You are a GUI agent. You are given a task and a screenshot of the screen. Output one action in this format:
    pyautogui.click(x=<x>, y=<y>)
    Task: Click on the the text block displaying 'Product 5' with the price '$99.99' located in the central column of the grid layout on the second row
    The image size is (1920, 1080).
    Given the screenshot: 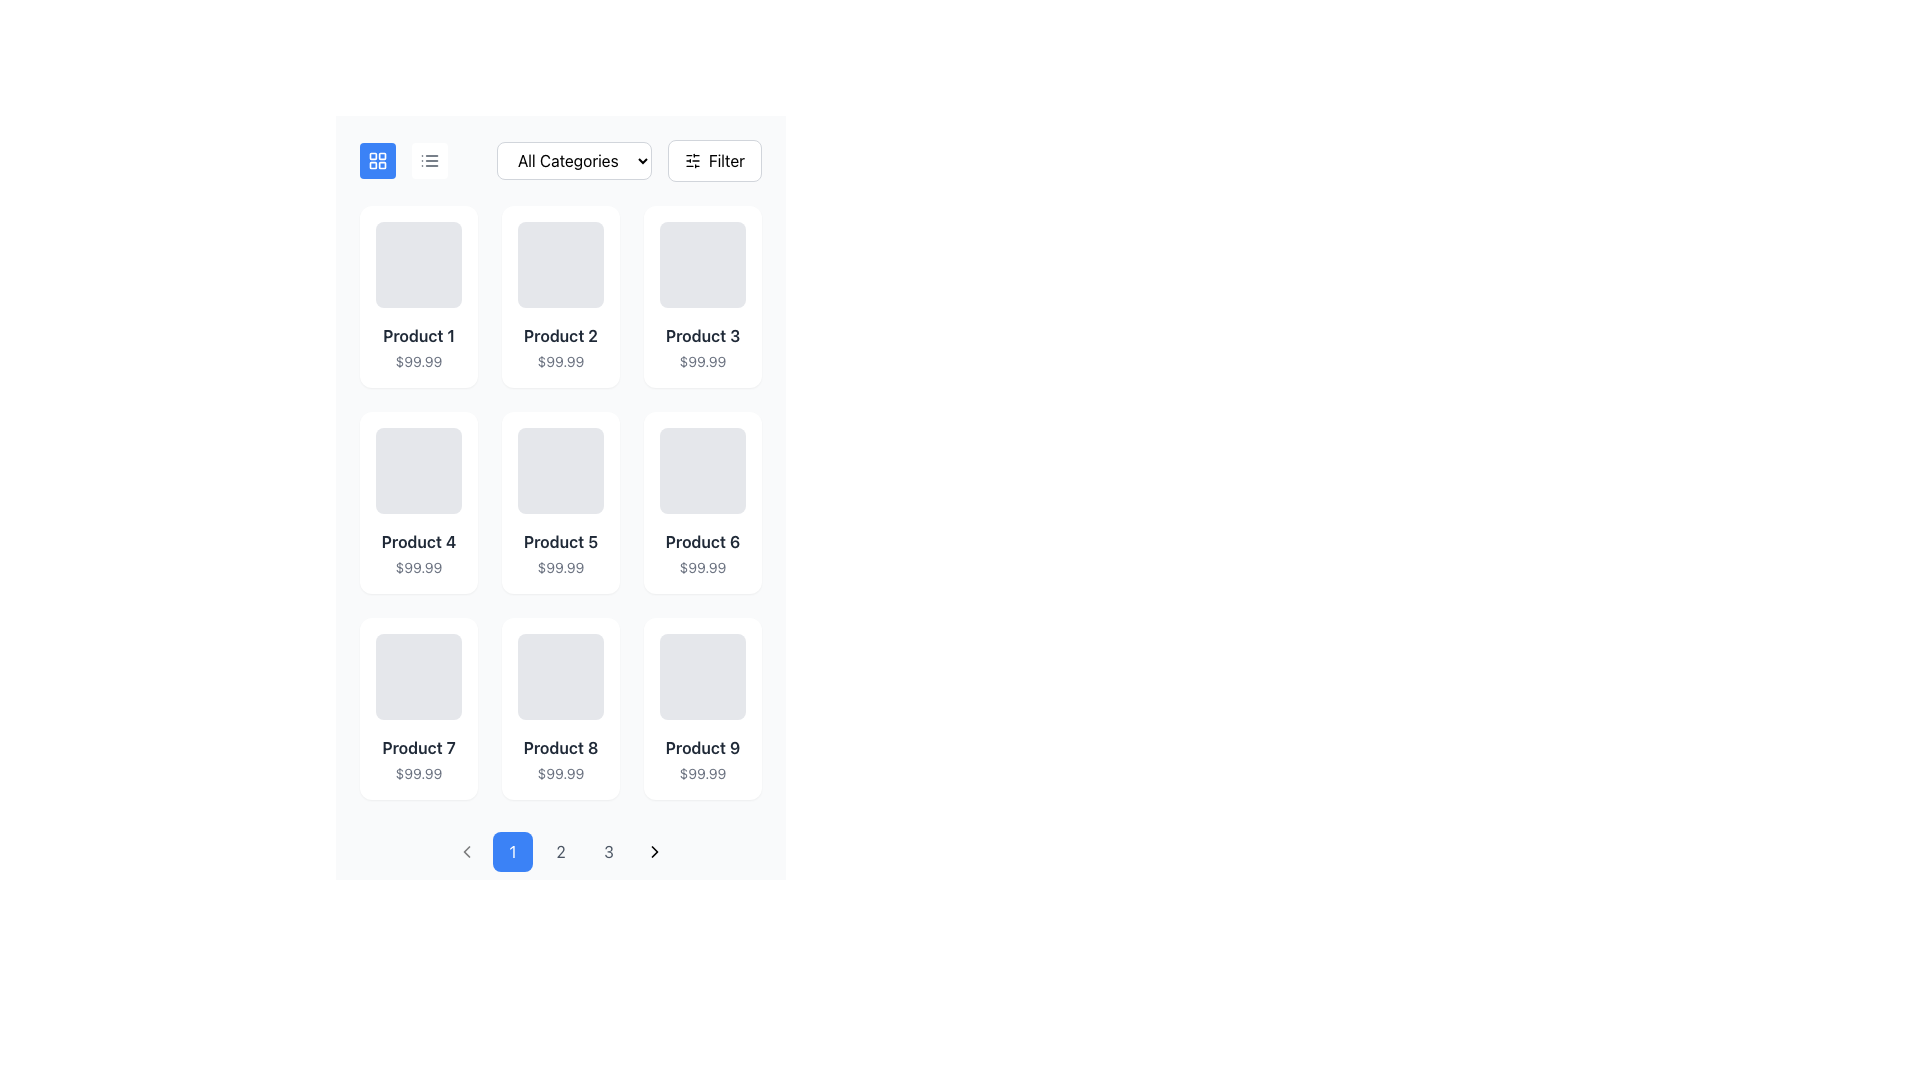 What is the action you would take?
    pyautogui.click(x=560, y=554)
    